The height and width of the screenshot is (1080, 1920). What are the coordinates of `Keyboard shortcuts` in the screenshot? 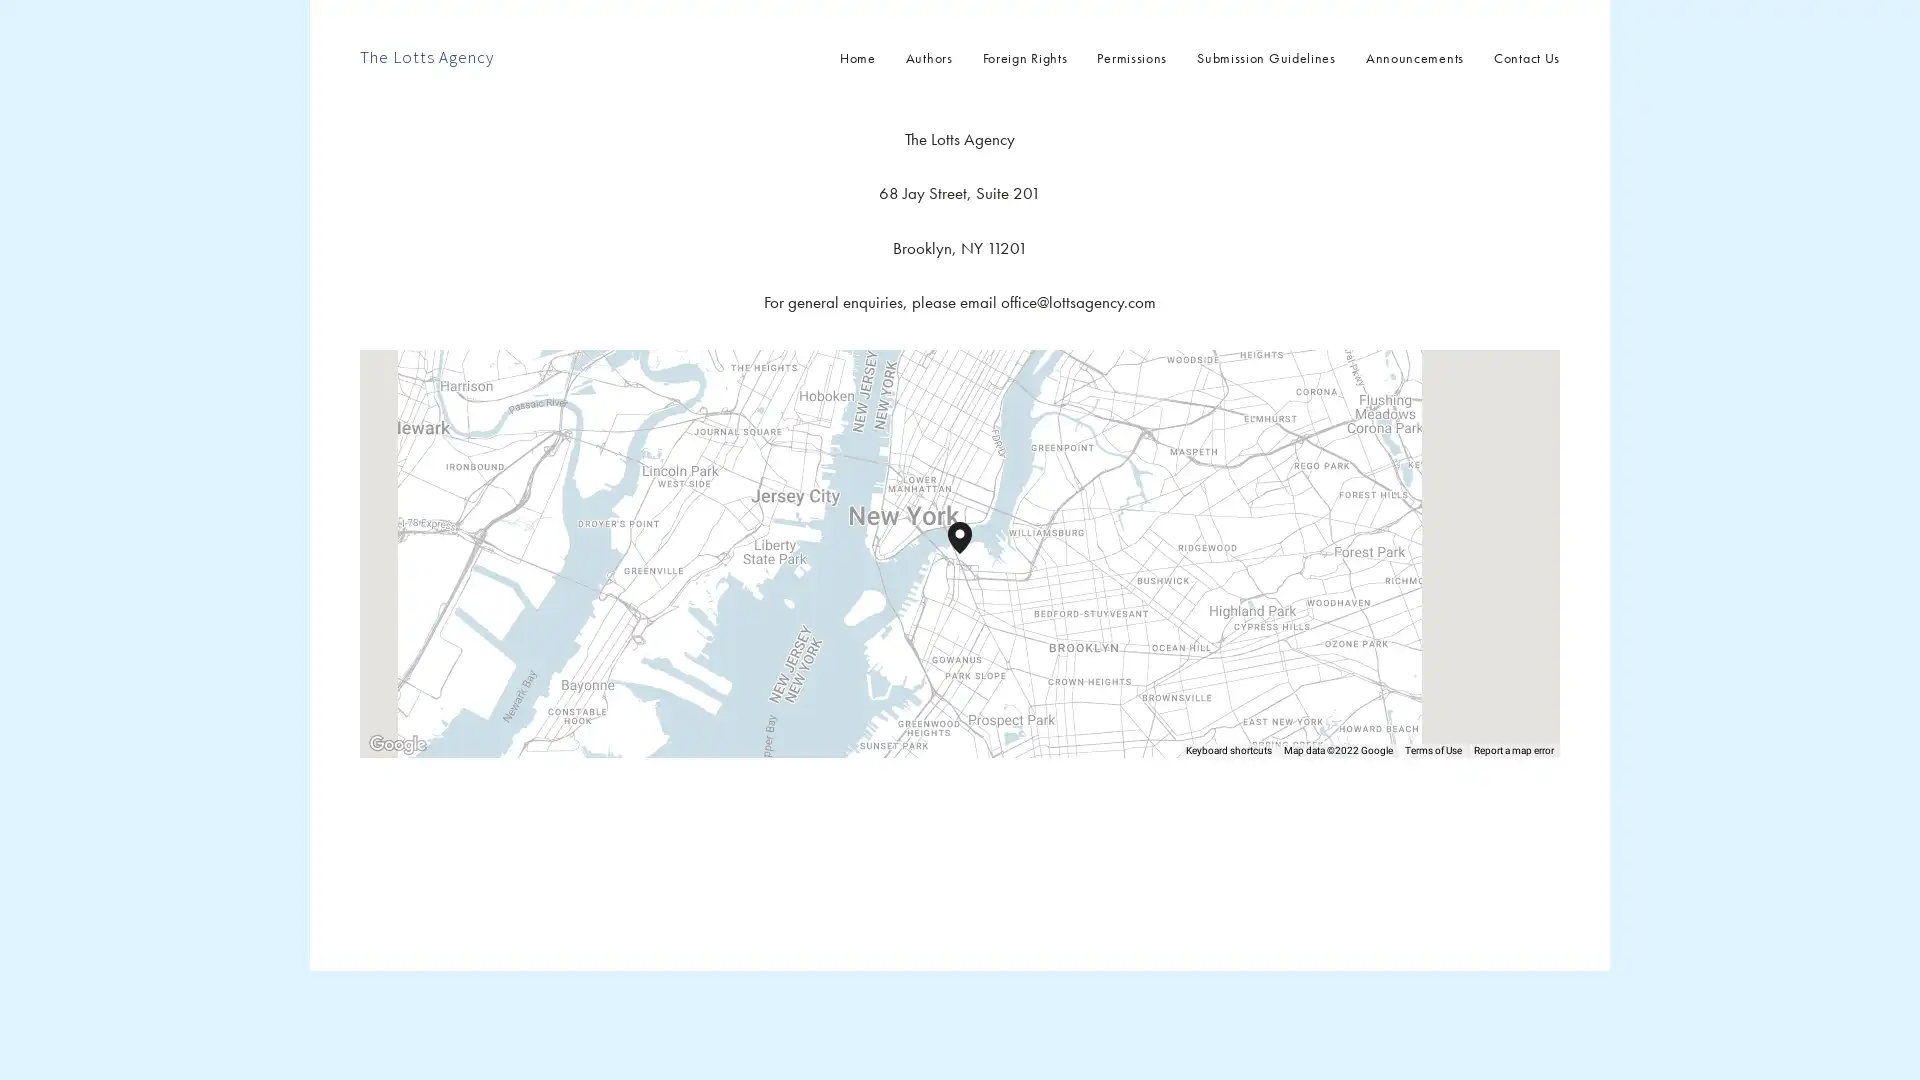 It's located at (1227, 751).